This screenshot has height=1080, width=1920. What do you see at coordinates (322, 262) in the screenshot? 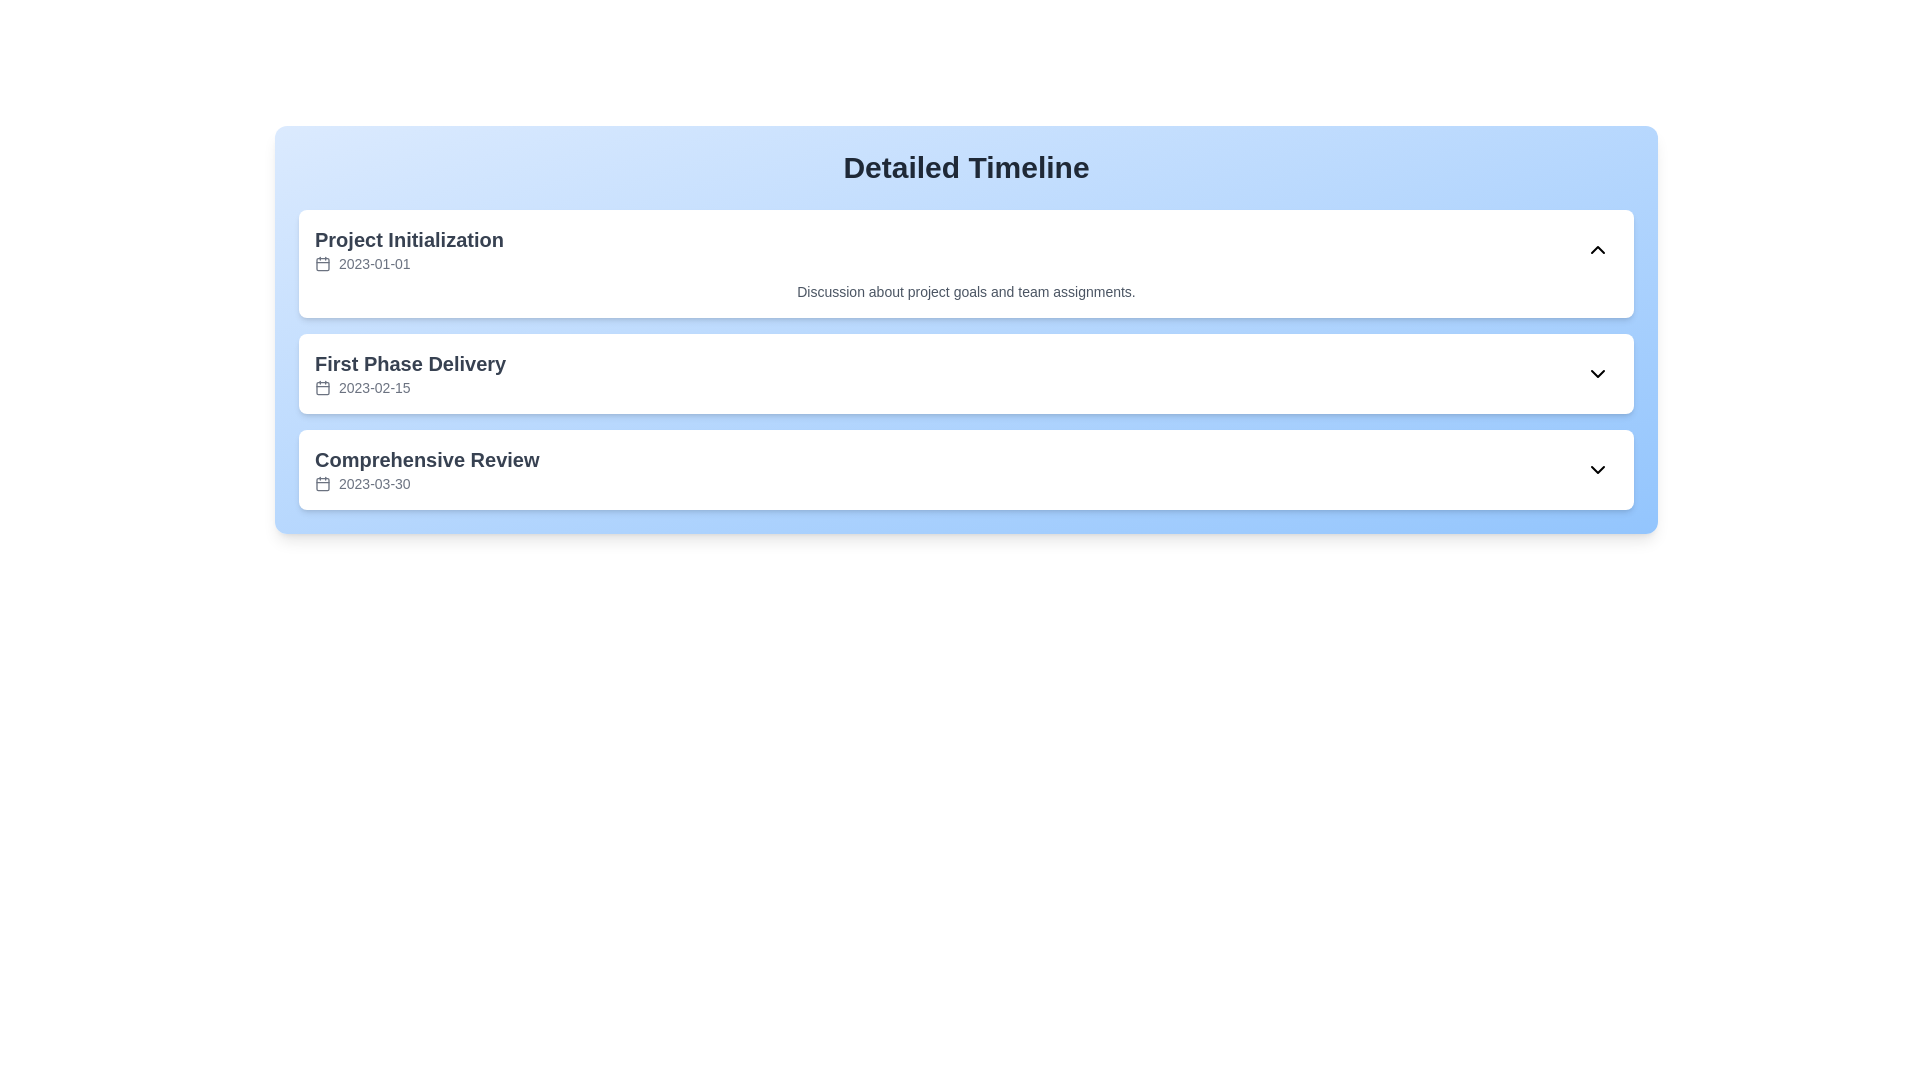
I see `the calendar icon's slot element, which is a rectangular shape with rounded corners located next to the text '2023-01-01'` at bounding box center [322, 262].